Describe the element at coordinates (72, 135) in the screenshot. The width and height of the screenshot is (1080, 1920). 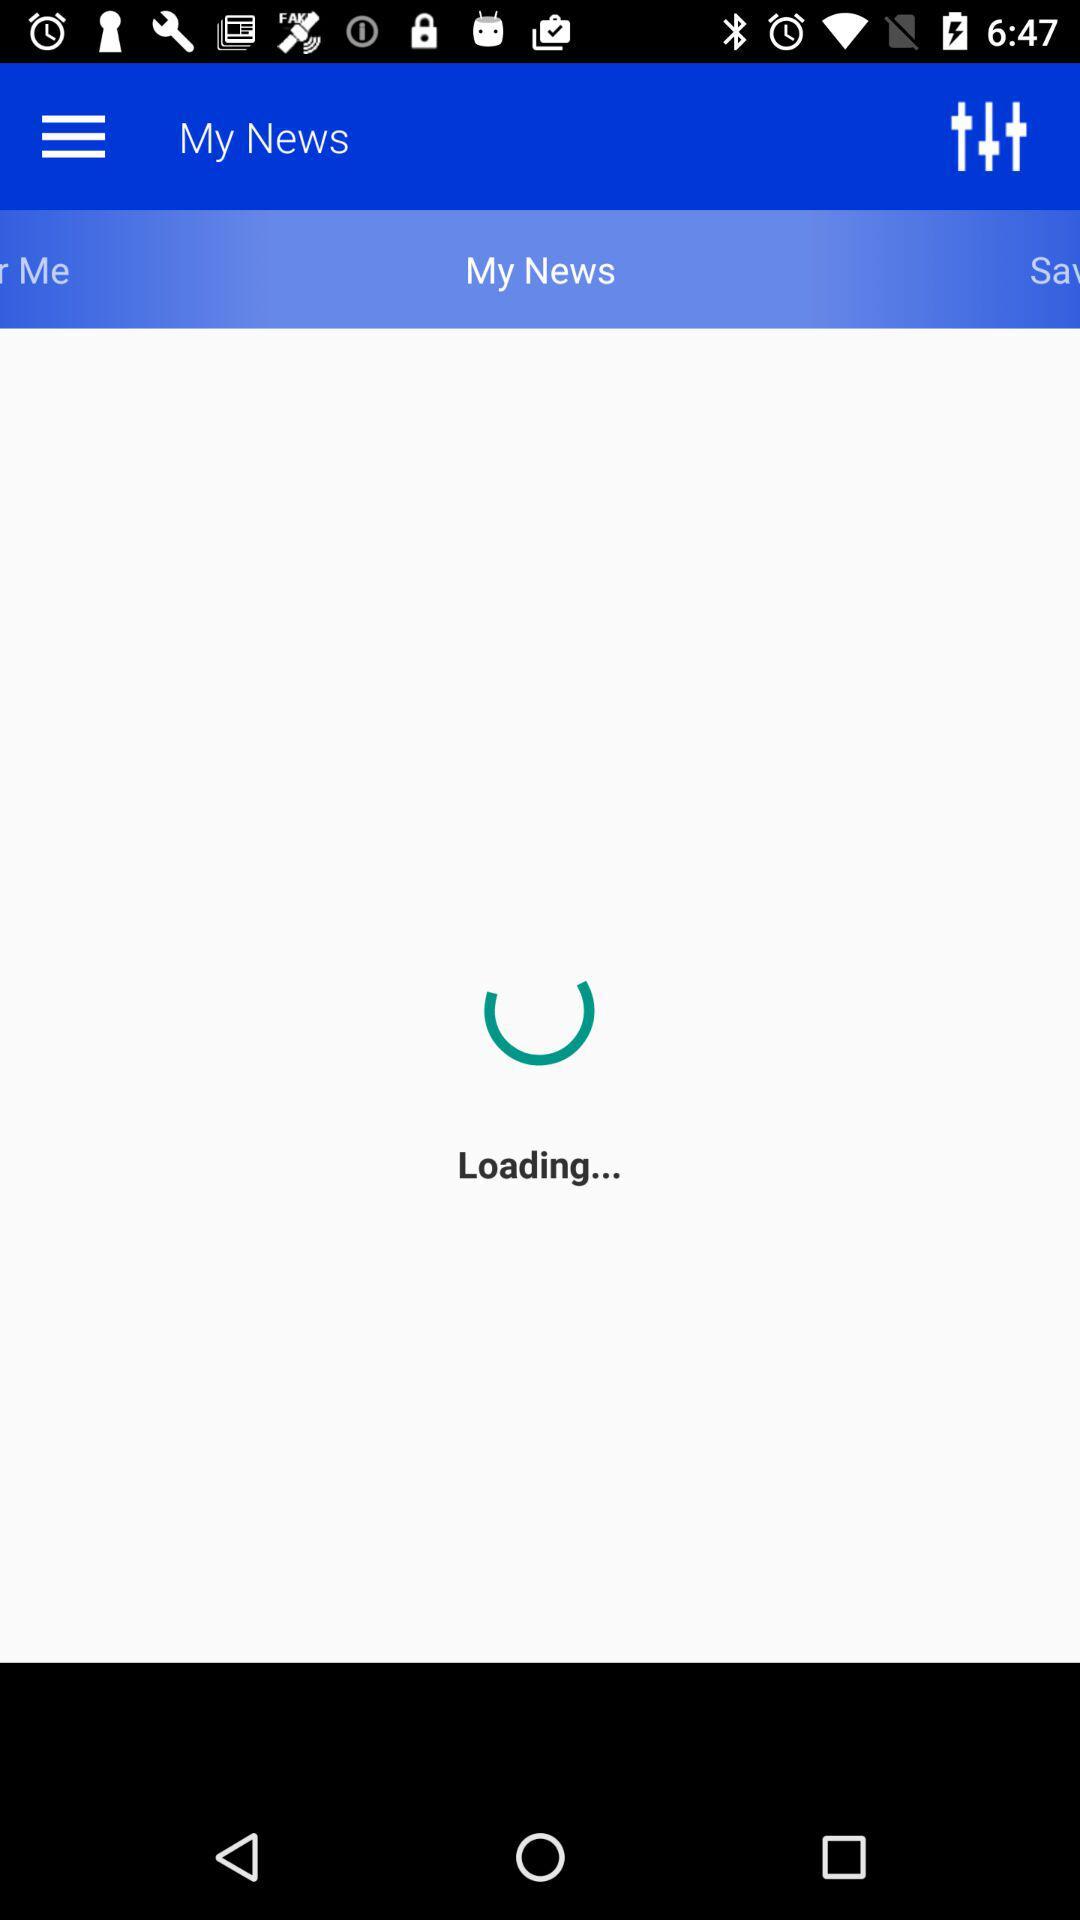
I see `the menu icon` at that location.